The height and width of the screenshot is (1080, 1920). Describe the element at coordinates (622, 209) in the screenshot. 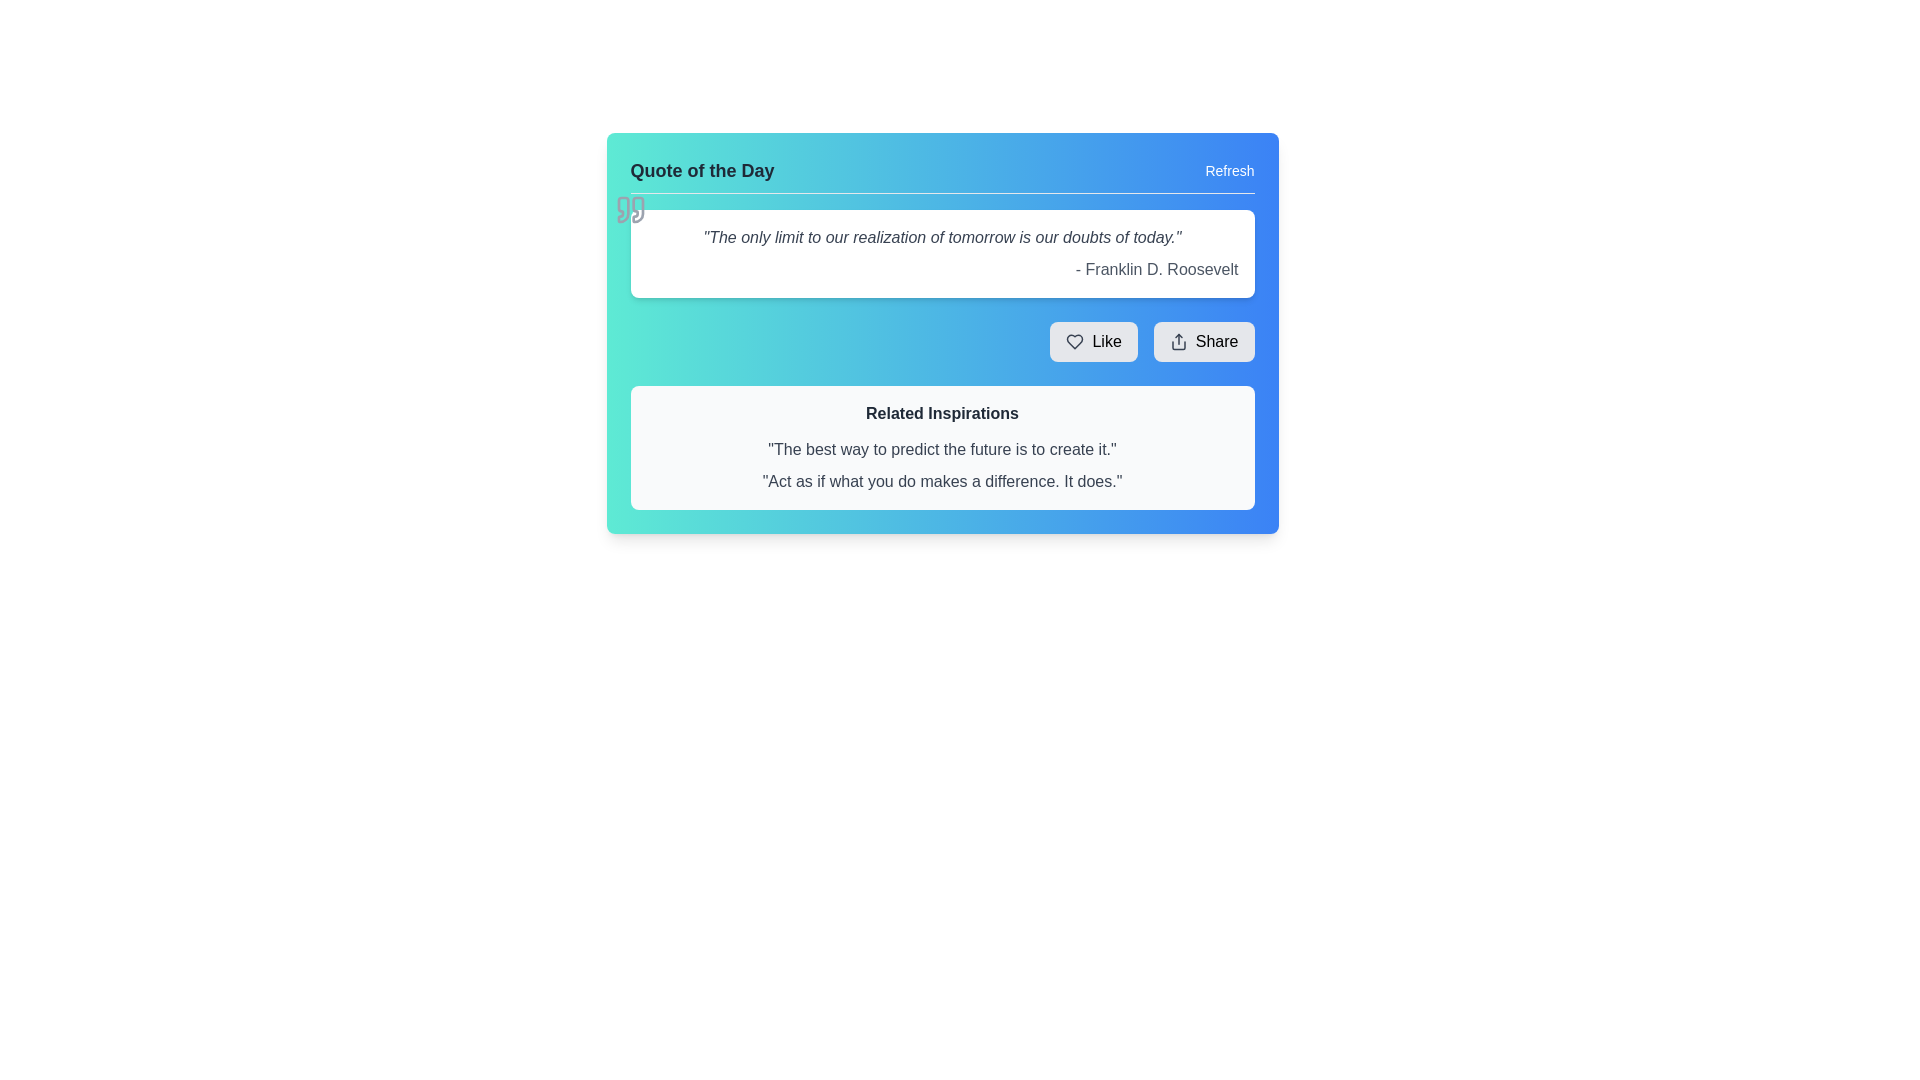

I see `the left quotation mark SVG graphic component that complements the 'Quote of the Day' panel` at that location.